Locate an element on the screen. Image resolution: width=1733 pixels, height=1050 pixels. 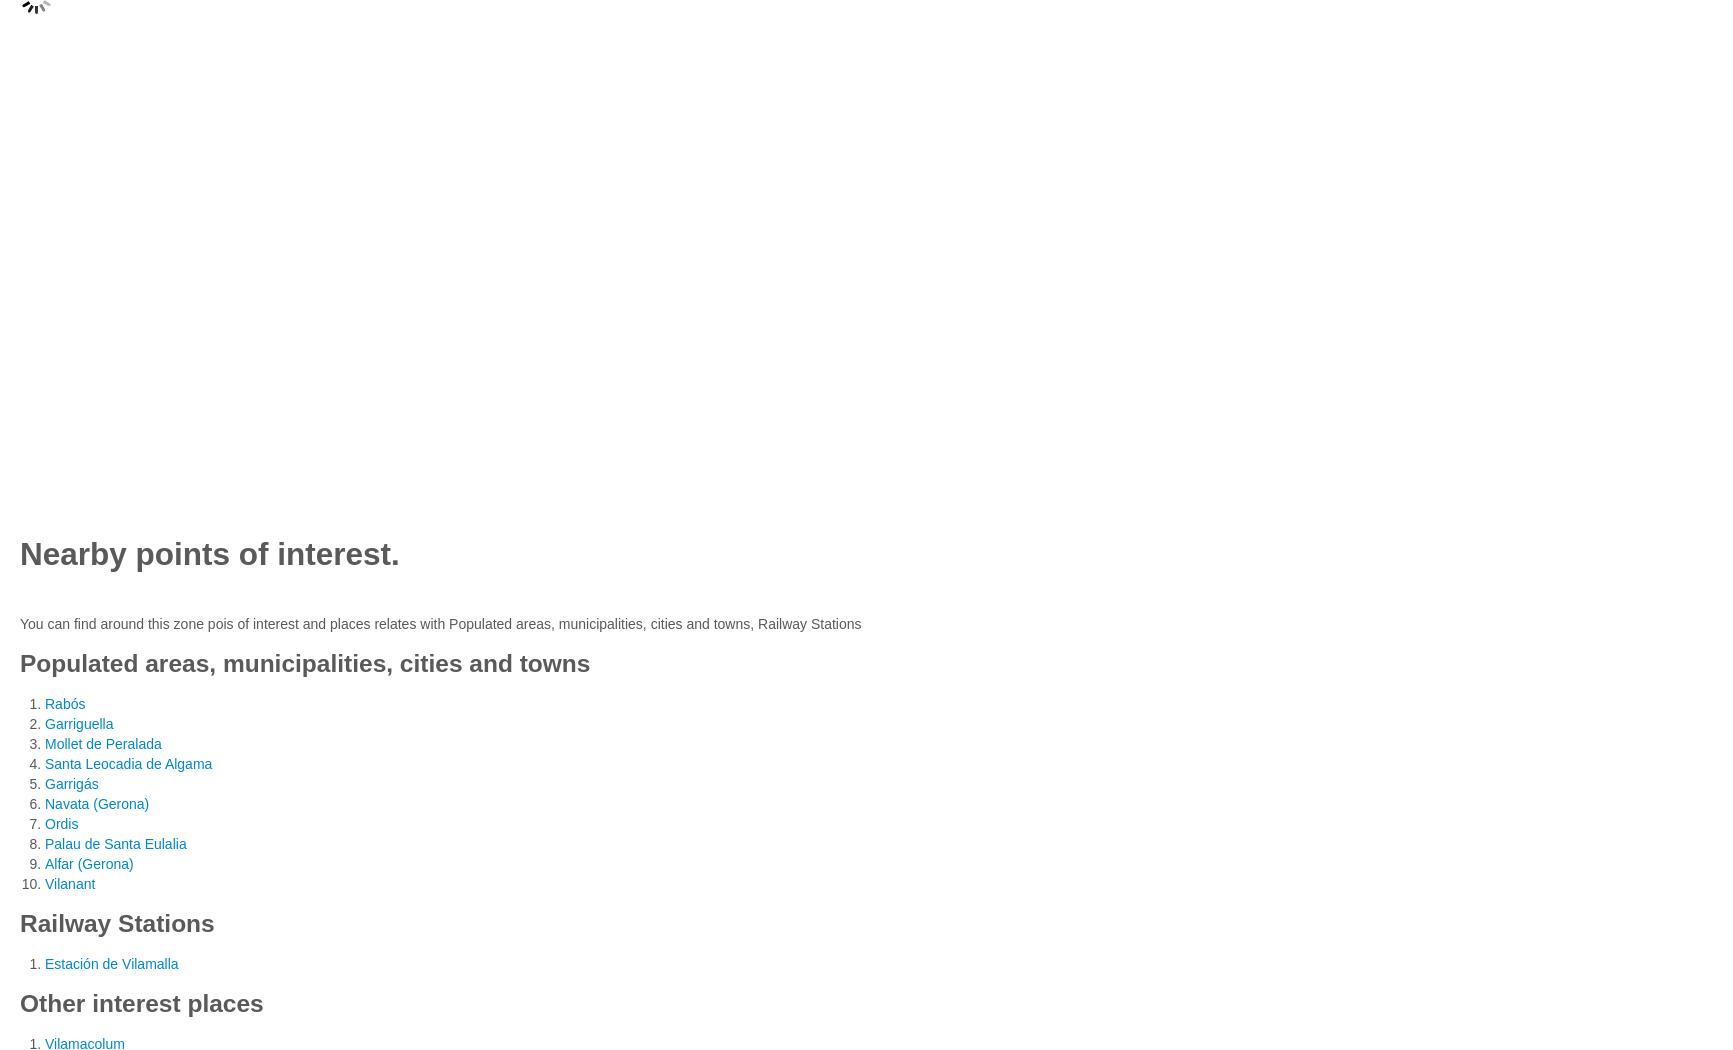
'Vilanant' is located at coordinates (45, 882).